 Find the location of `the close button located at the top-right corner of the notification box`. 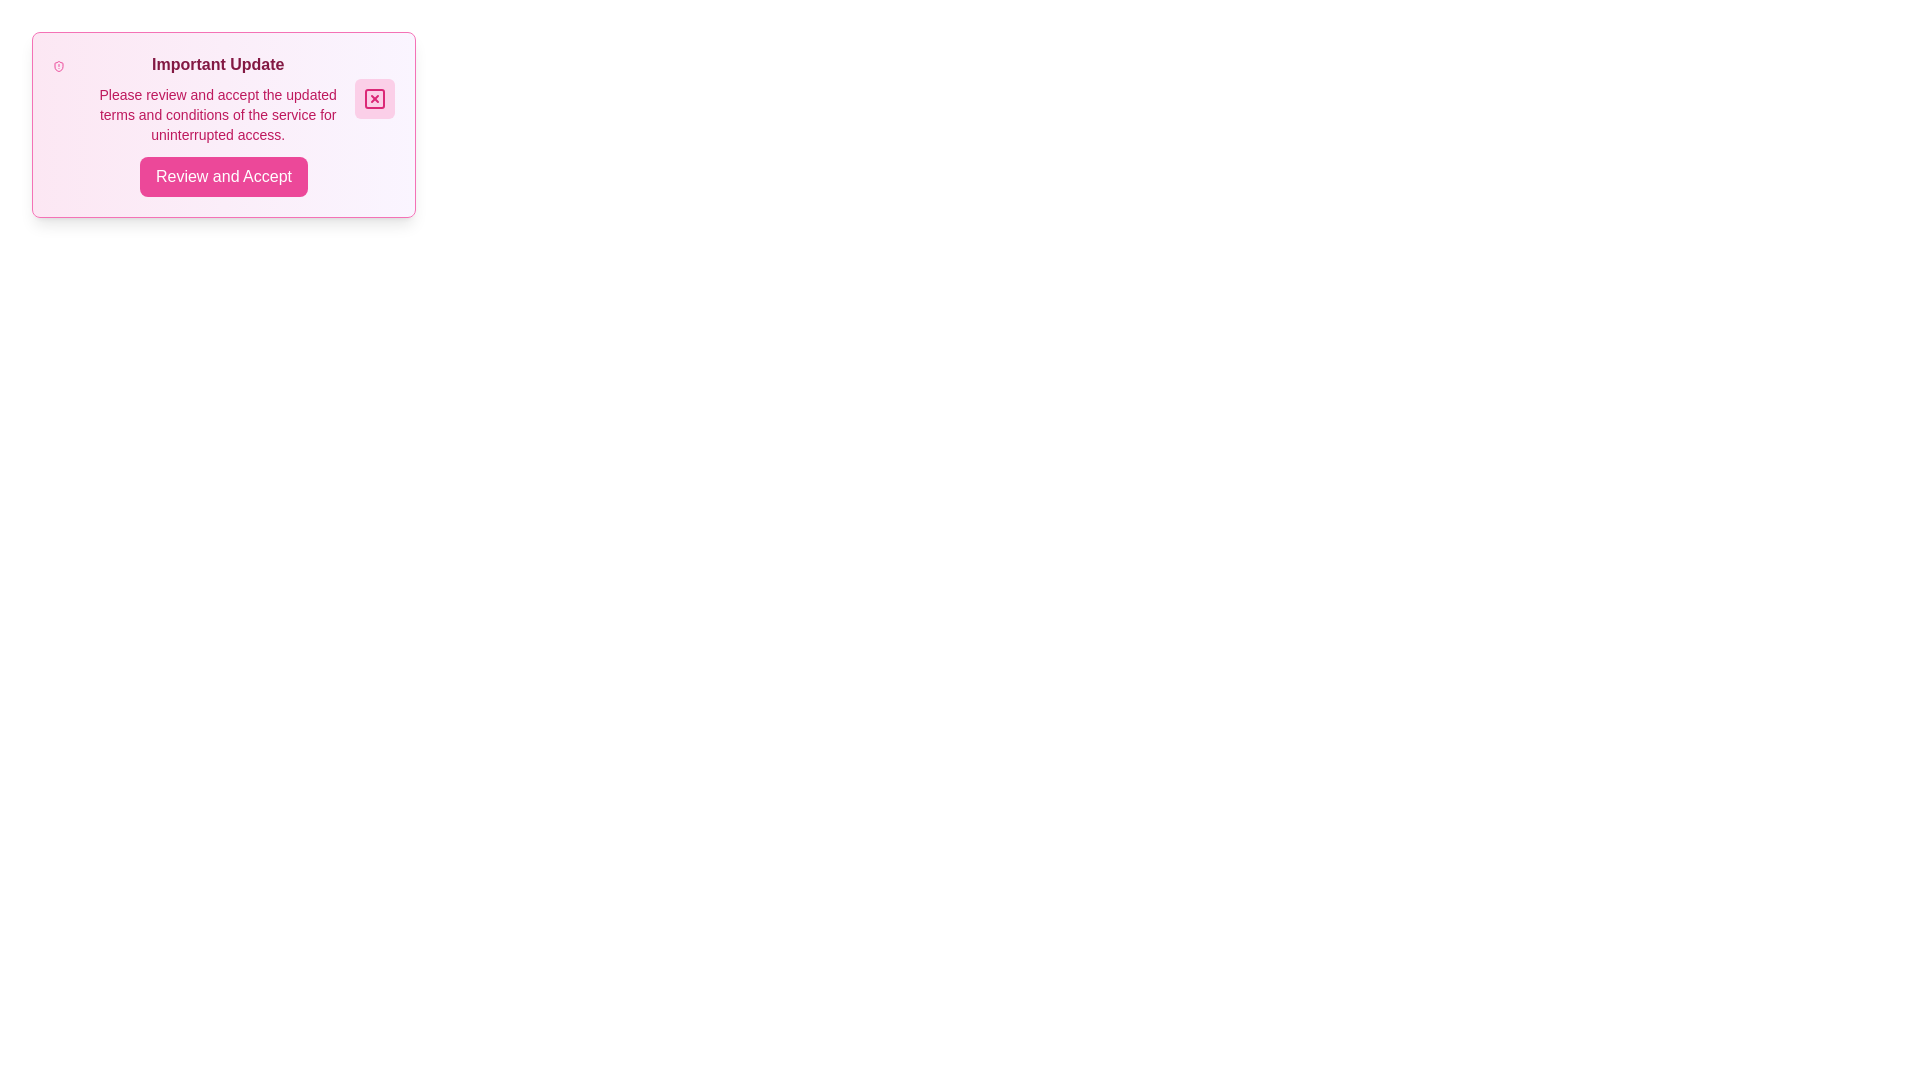

the close button located at the top-right corner of the notification box is located at coordinates (374, 99).